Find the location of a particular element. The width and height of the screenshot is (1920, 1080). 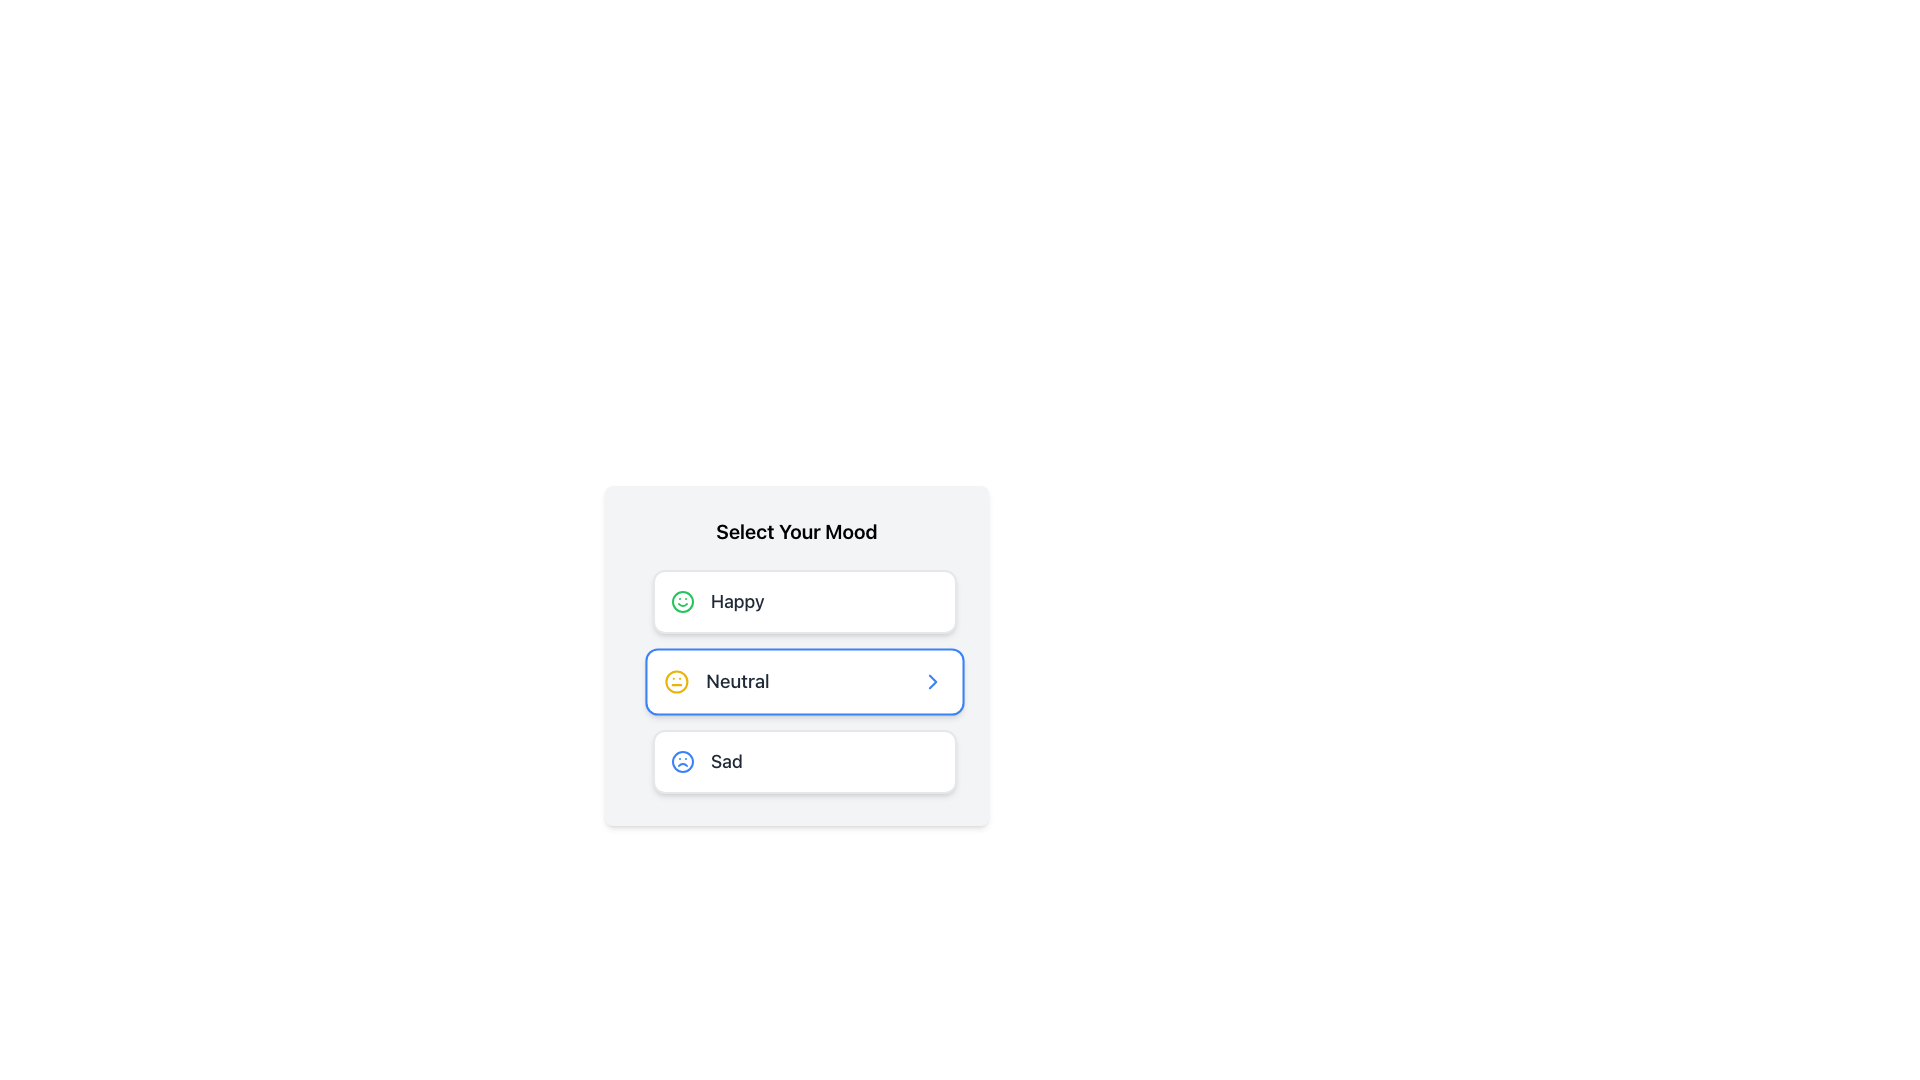

the 'Neutral' mood selection button, which is the second item in a vertical group of three mood options is located at coordinates (795, 681).